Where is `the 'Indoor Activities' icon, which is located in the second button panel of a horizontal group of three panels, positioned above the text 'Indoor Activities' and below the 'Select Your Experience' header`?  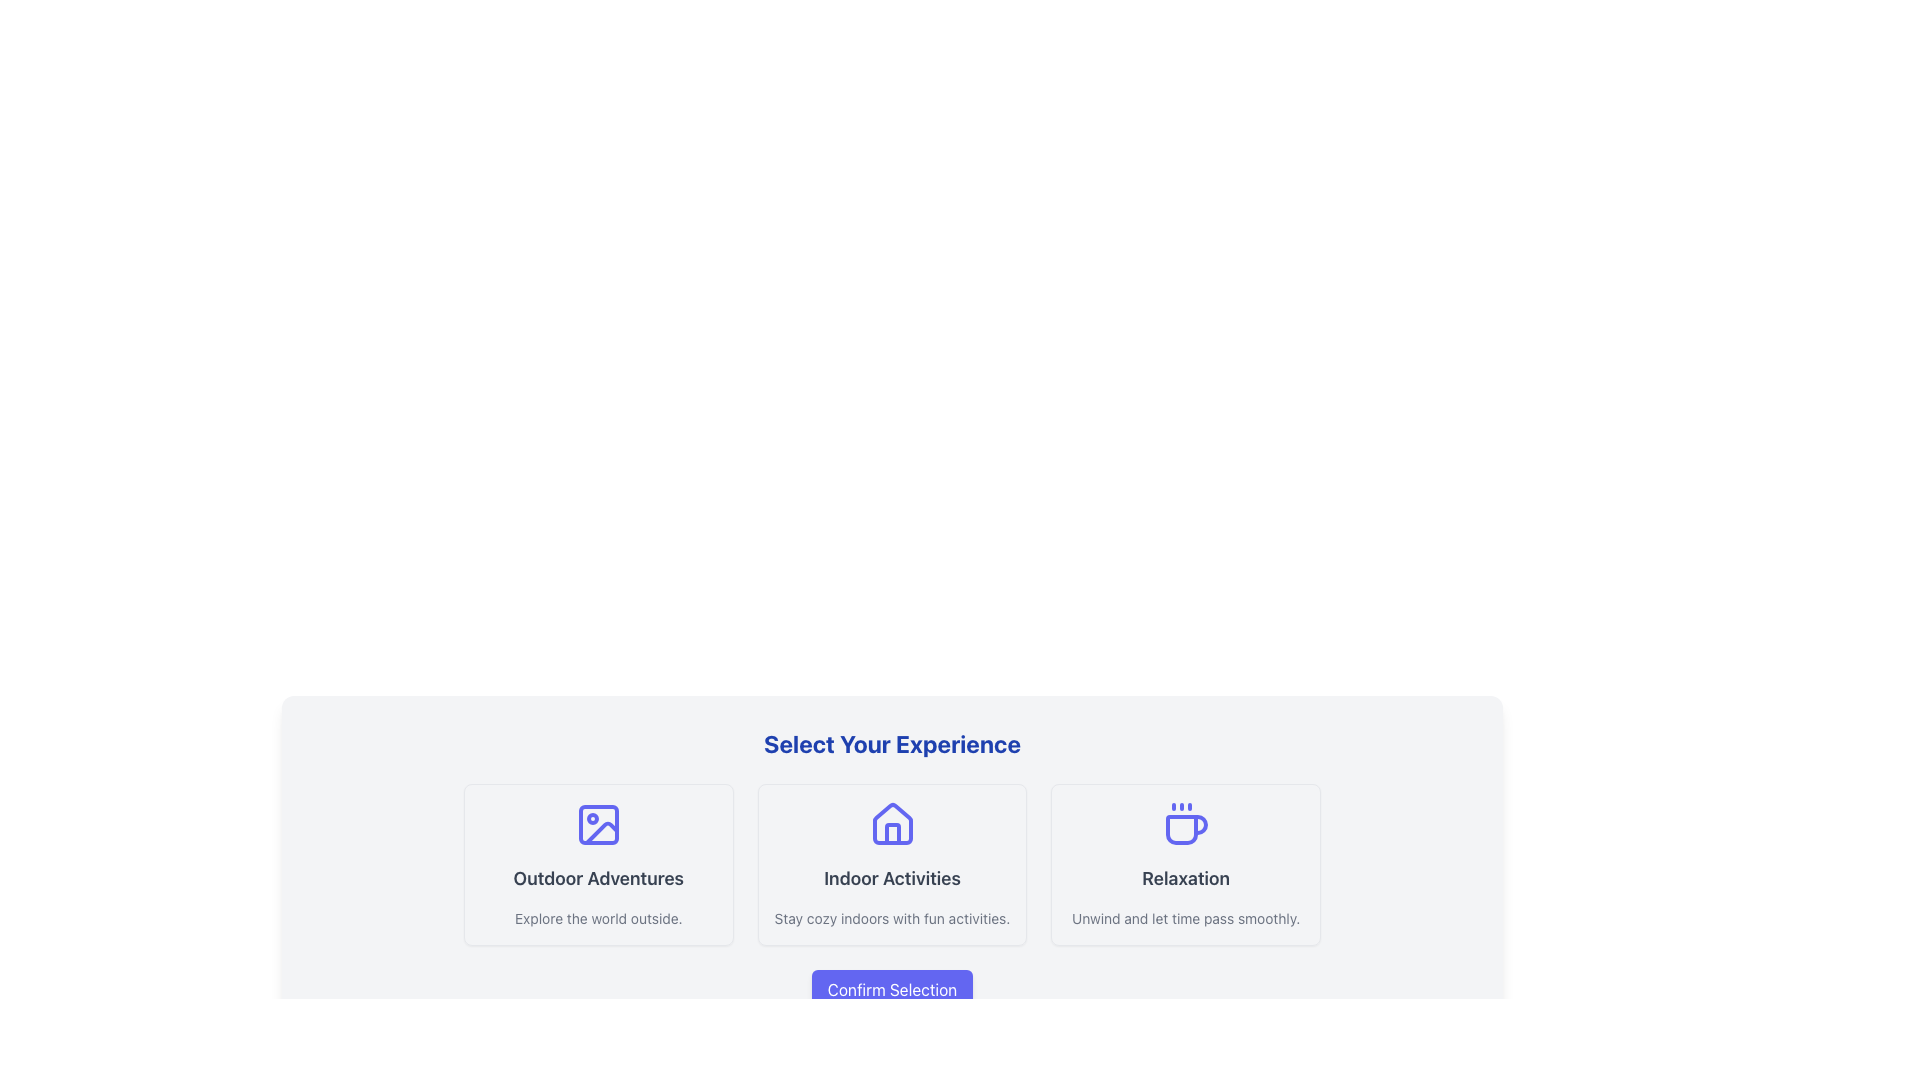
the 'Indoor Activities' icon, which is located in the second button panel of a horizontal group of three panels, positioned above the text 'Indoor Activities' and below the 'Select Your Experience' header is located at coordinates (891, 825).